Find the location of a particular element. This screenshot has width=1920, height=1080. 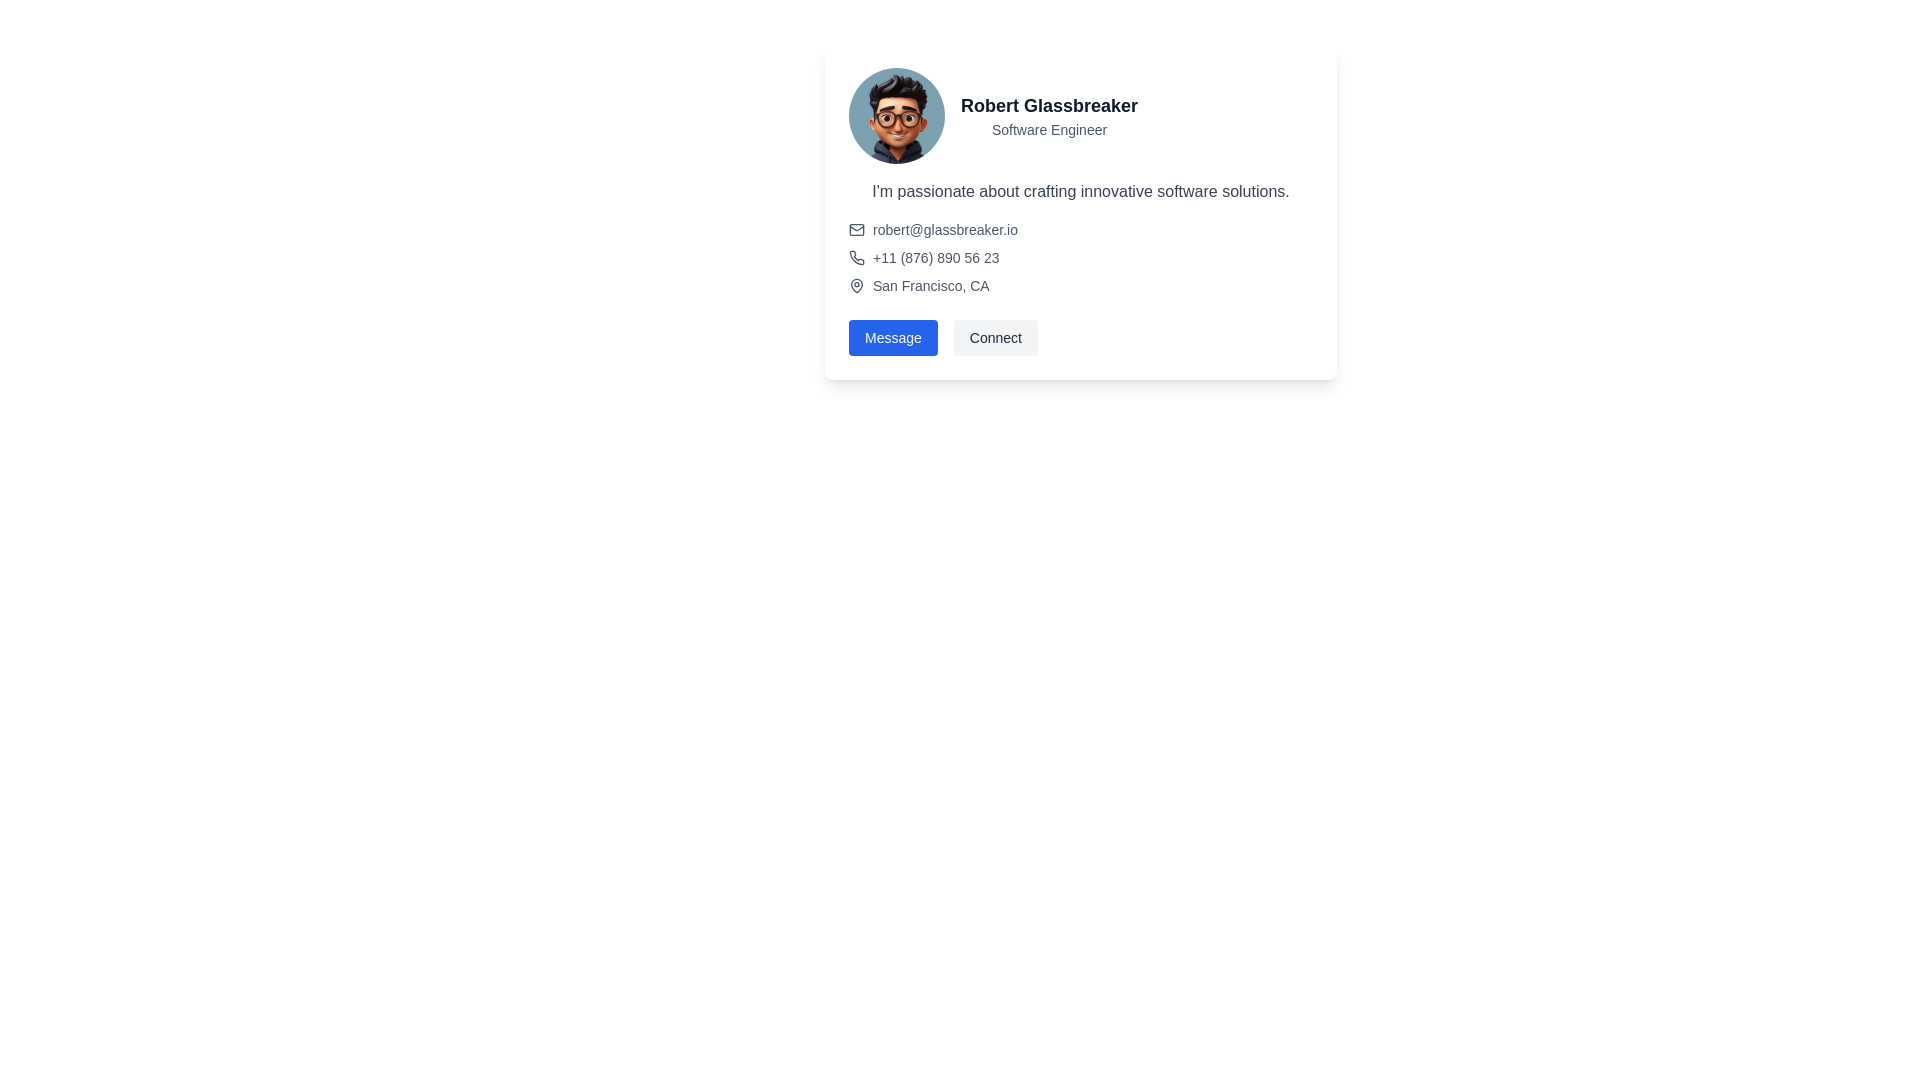

the clickable phone number link, which is styled as a hyperlink and located in the profile details section, to initiate a phone call is located at coordinates (1079, 257).